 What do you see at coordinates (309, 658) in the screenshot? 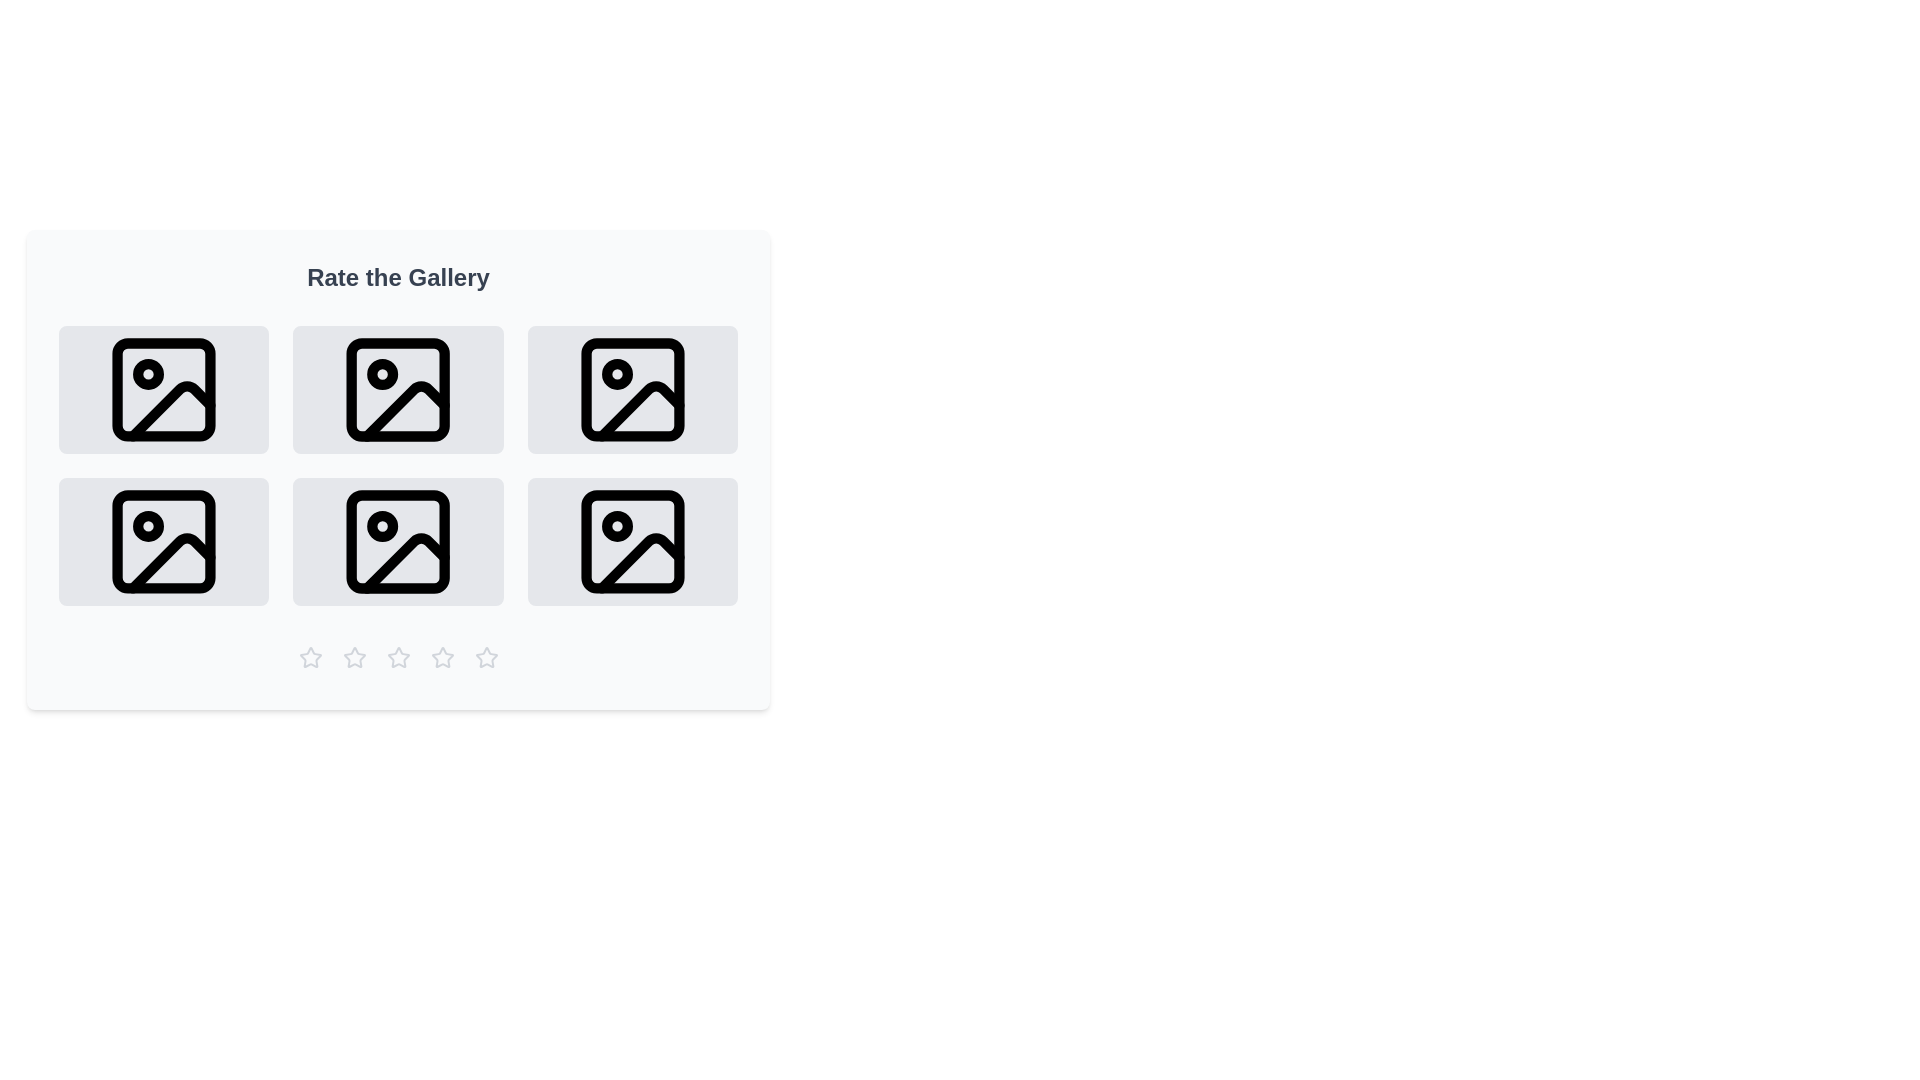
I see `the gallery rating to 1 stars by clicking the corresponding star` at bounding box center [309, 658].